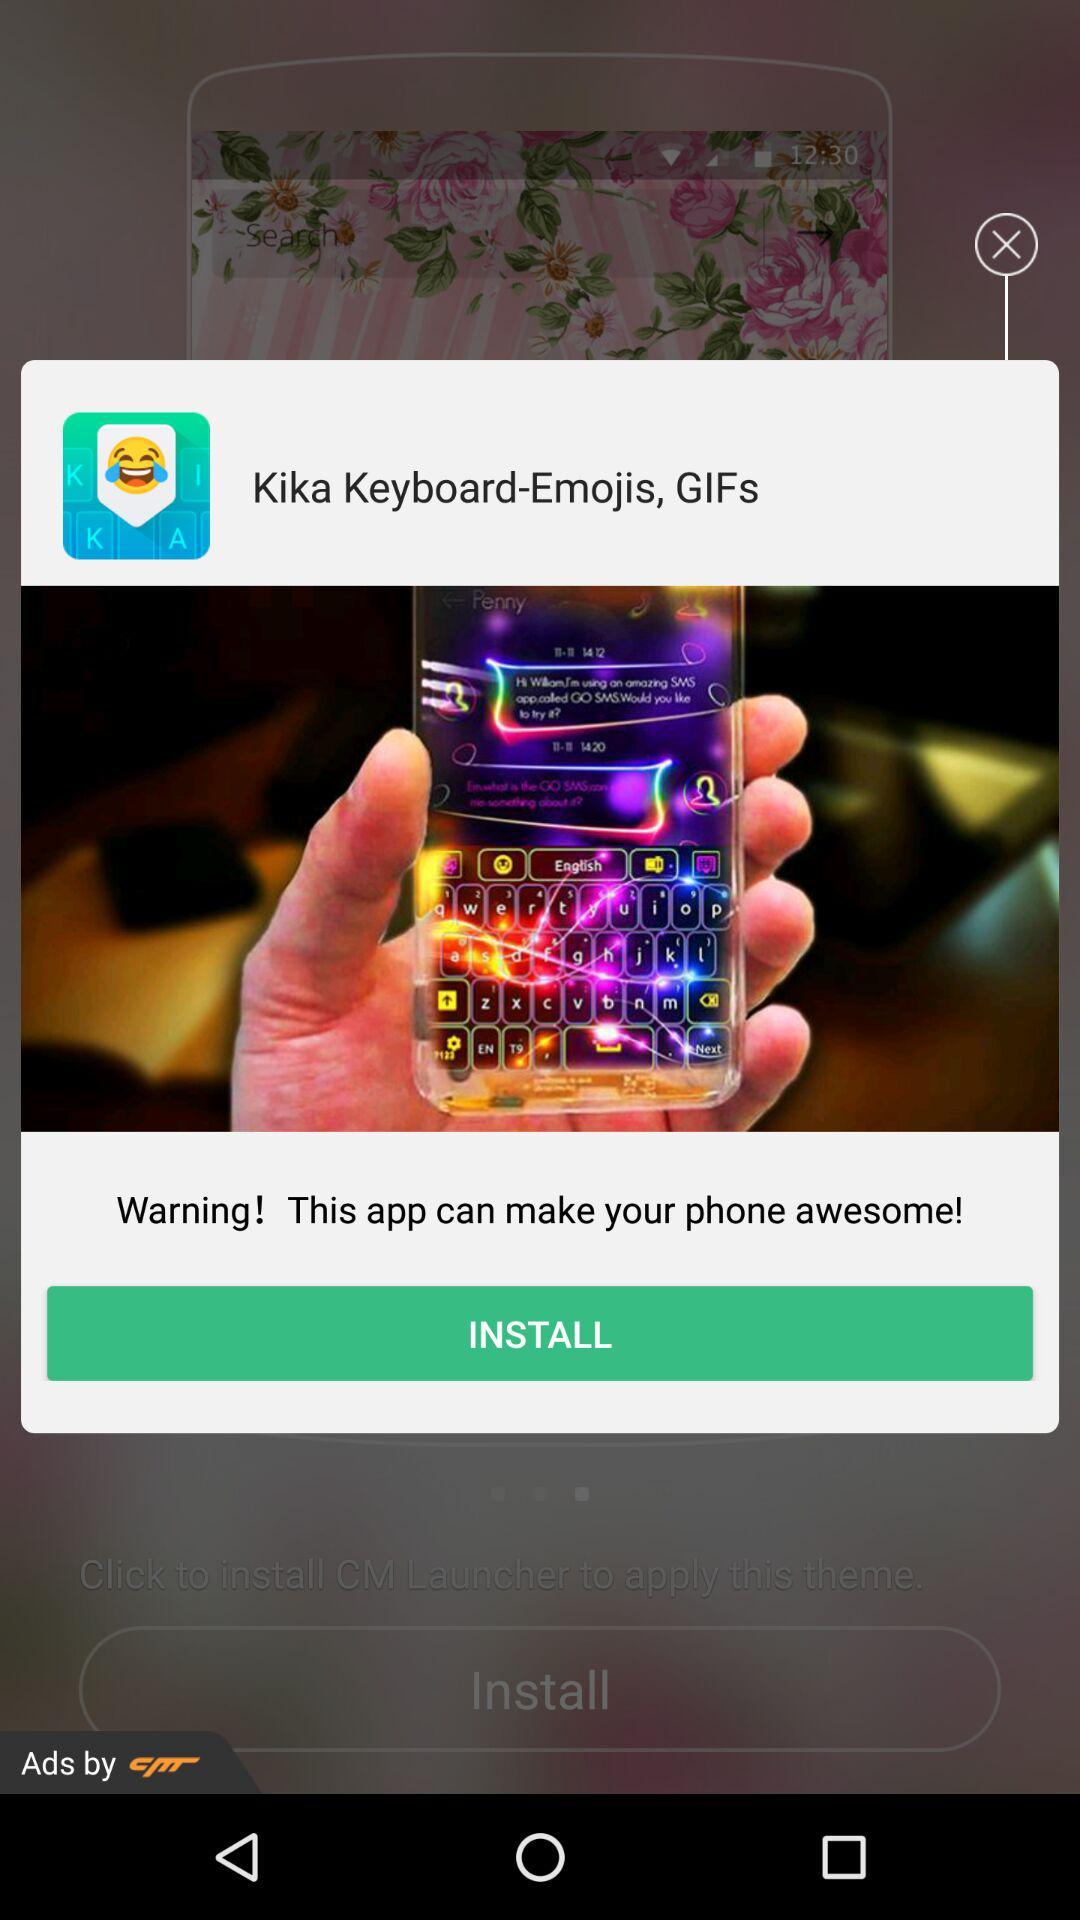 The image size is (1080, 1920). I want to click on kika keyboard emojis, so click(504, 485).